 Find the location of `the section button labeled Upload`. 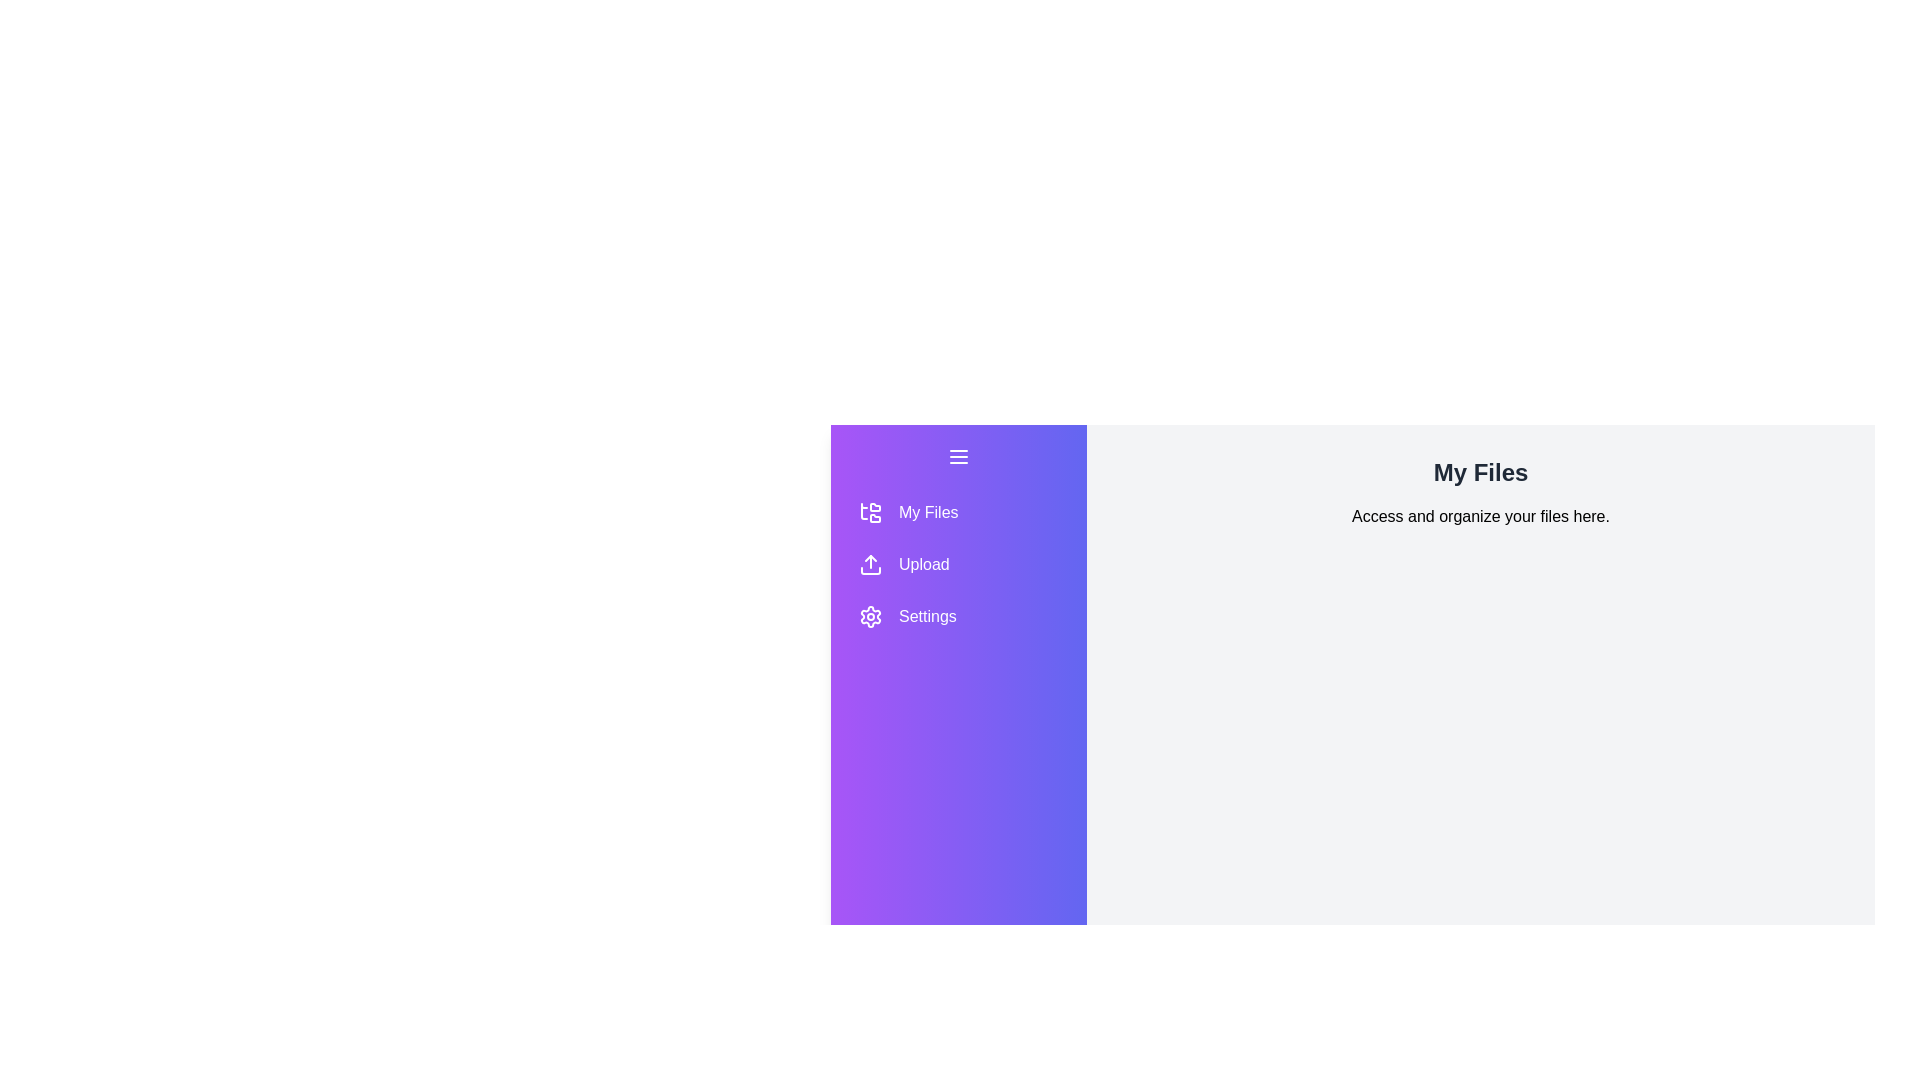

the section button labeled Upload is located at coordinates (958, 564).